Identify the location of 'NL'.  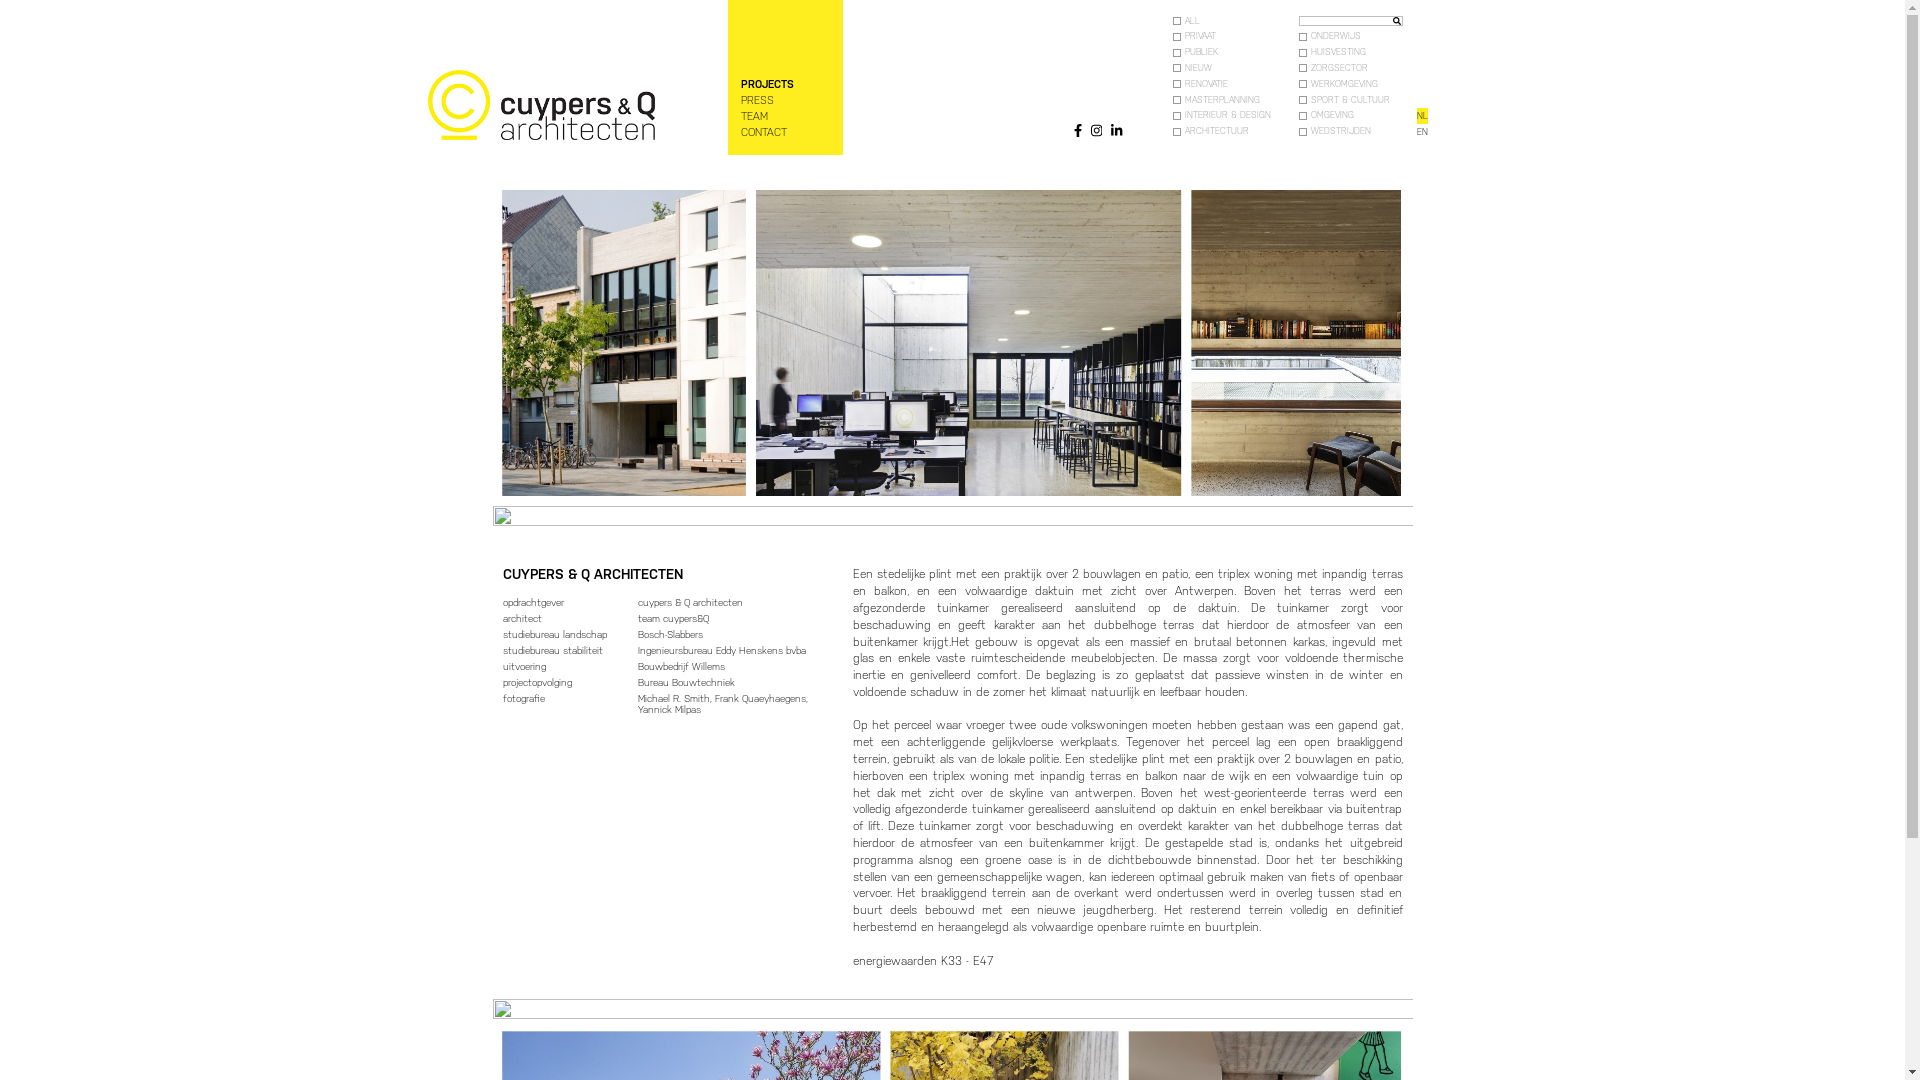
(1420, 115).